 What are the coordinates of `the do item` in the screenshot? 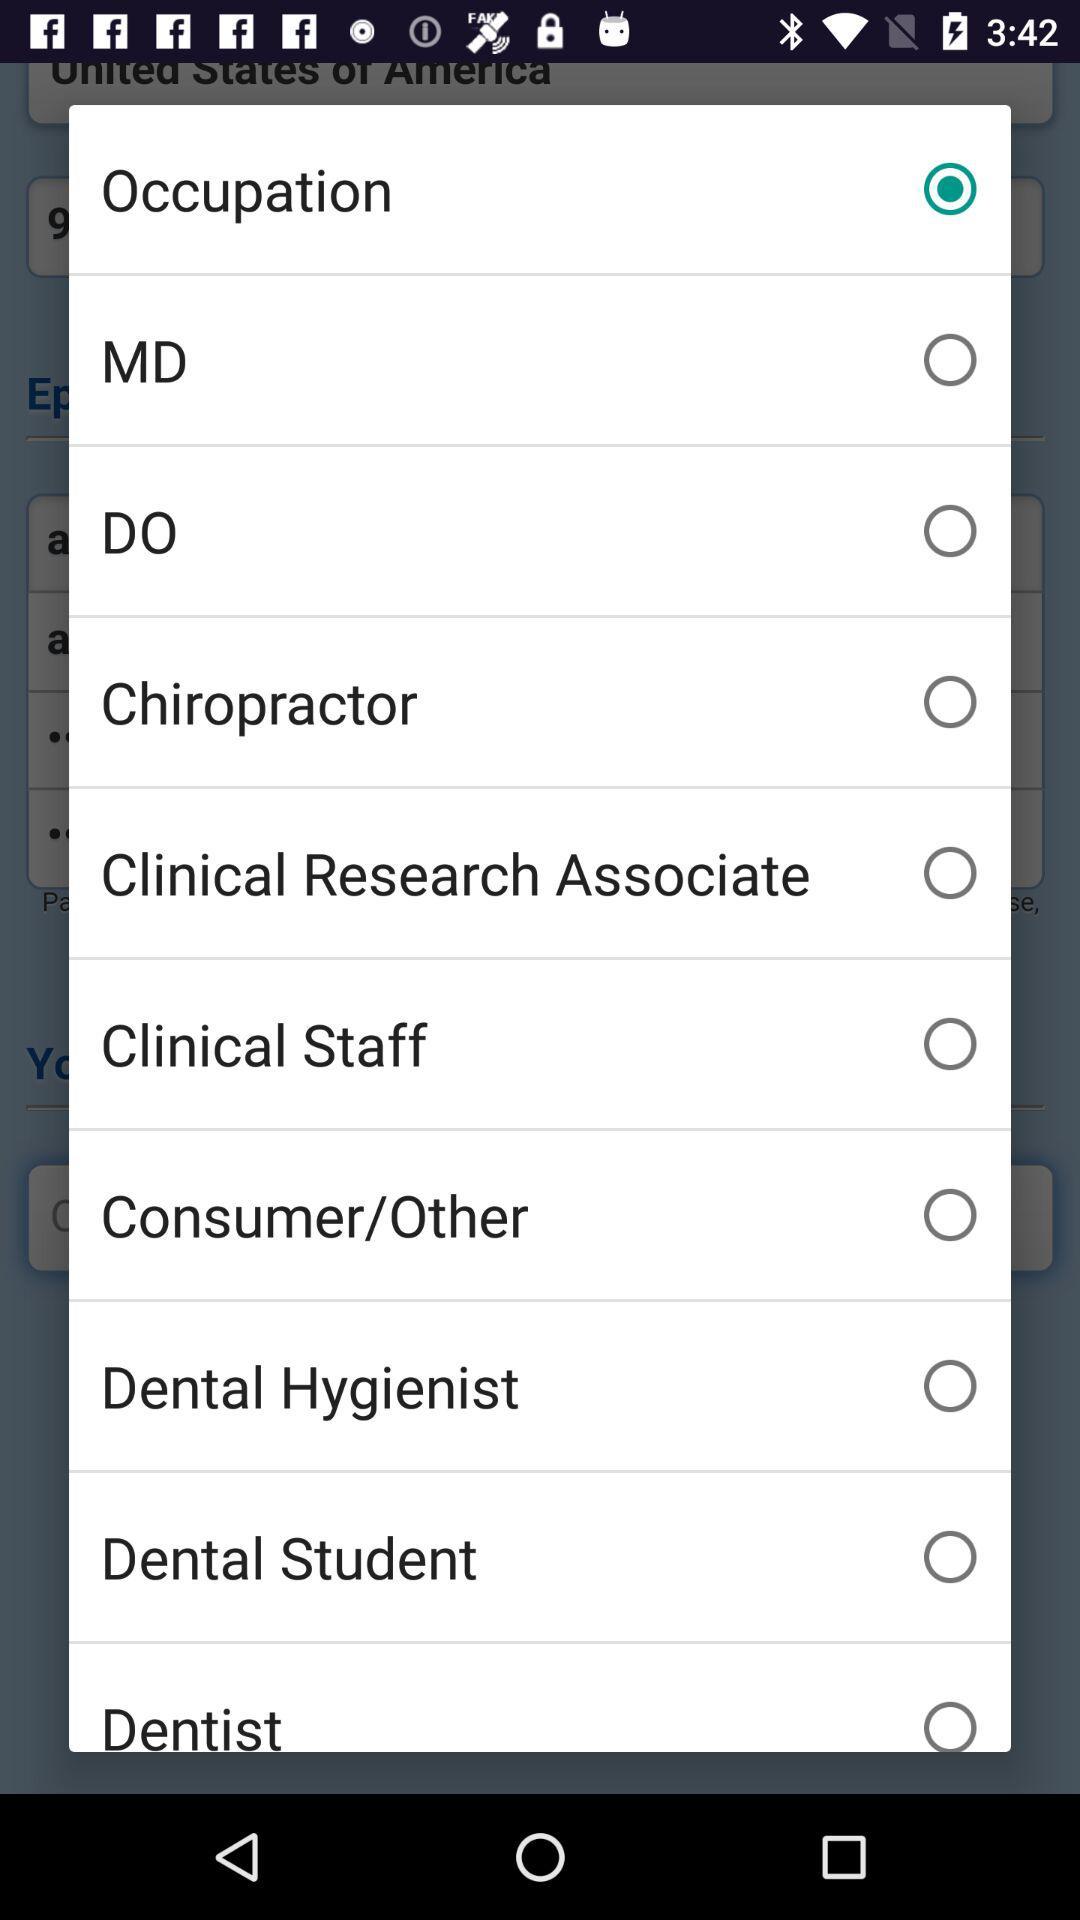 It's located at (540, 531).